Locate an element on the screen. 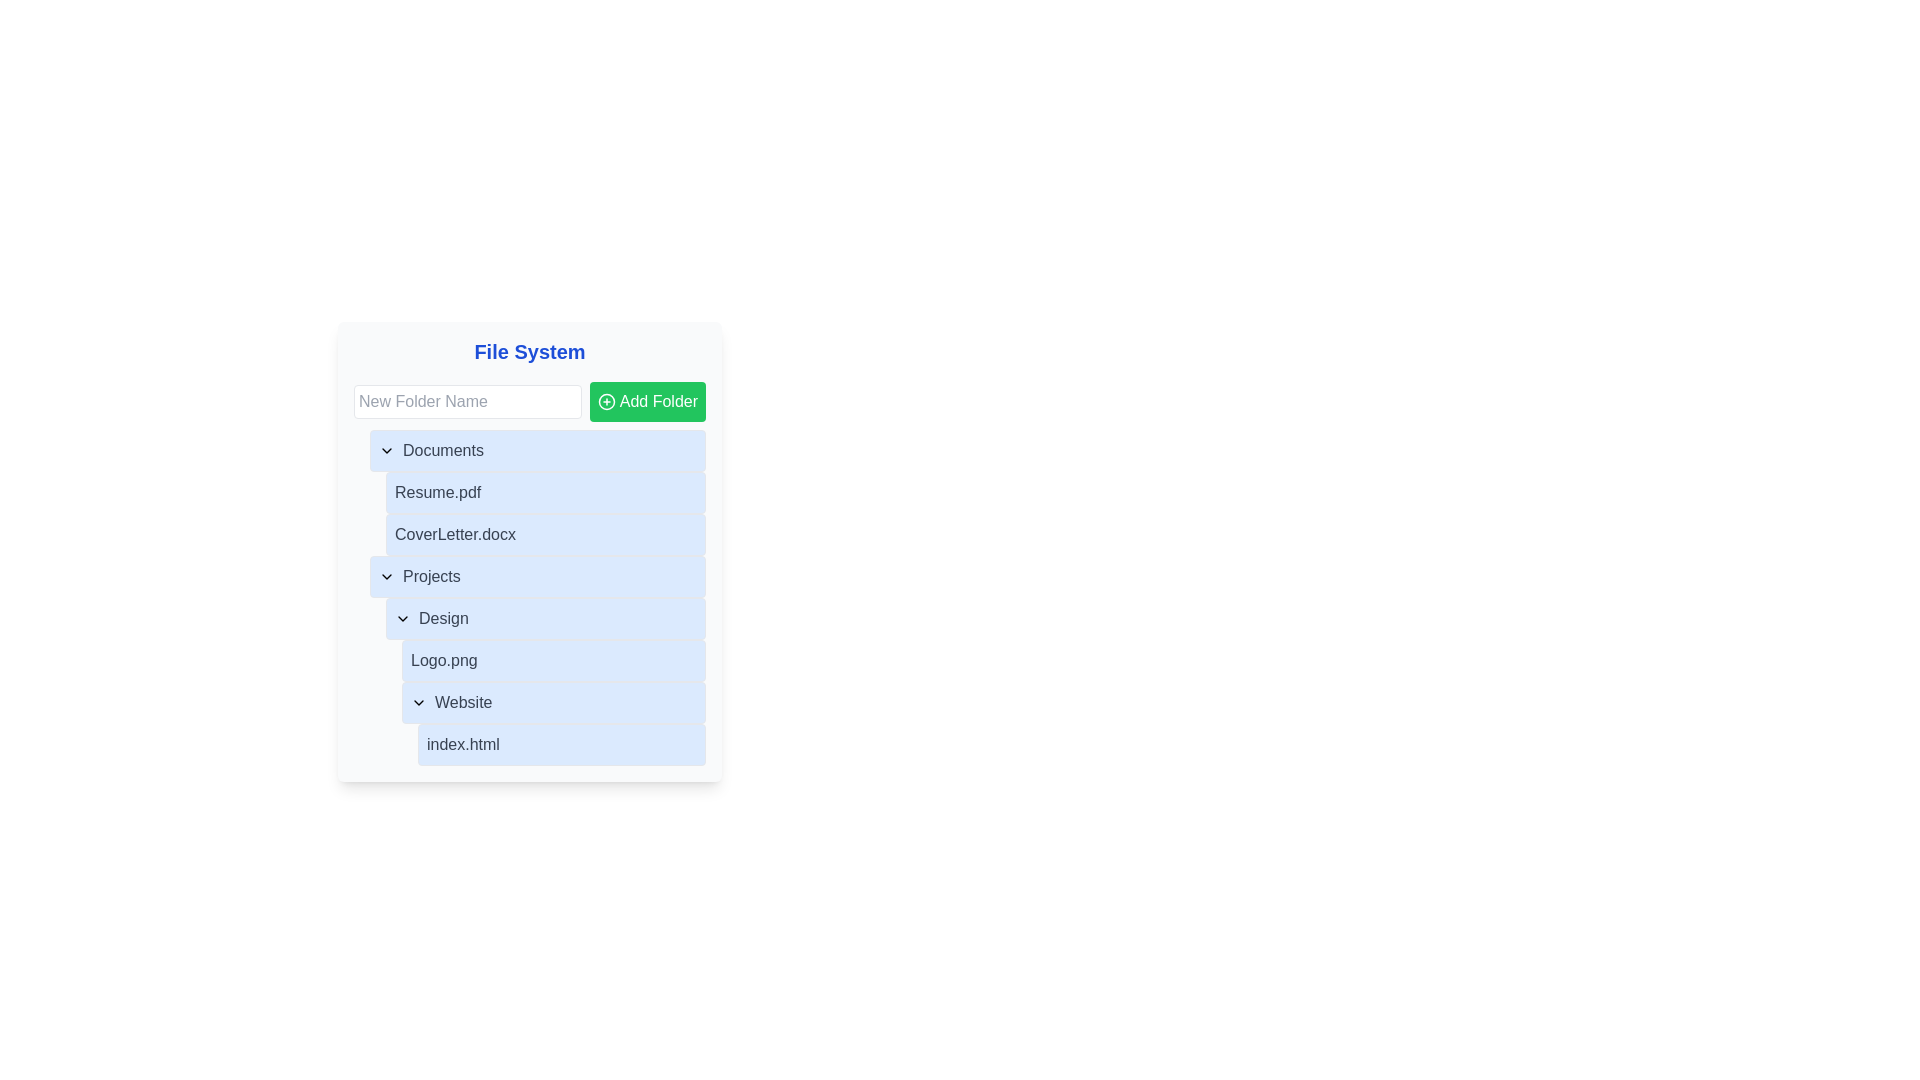 The image size is (1920, 1080). the downward-pointing chevron icon located to the left of the 'Design' menu item is located at coordinates (406, 617).